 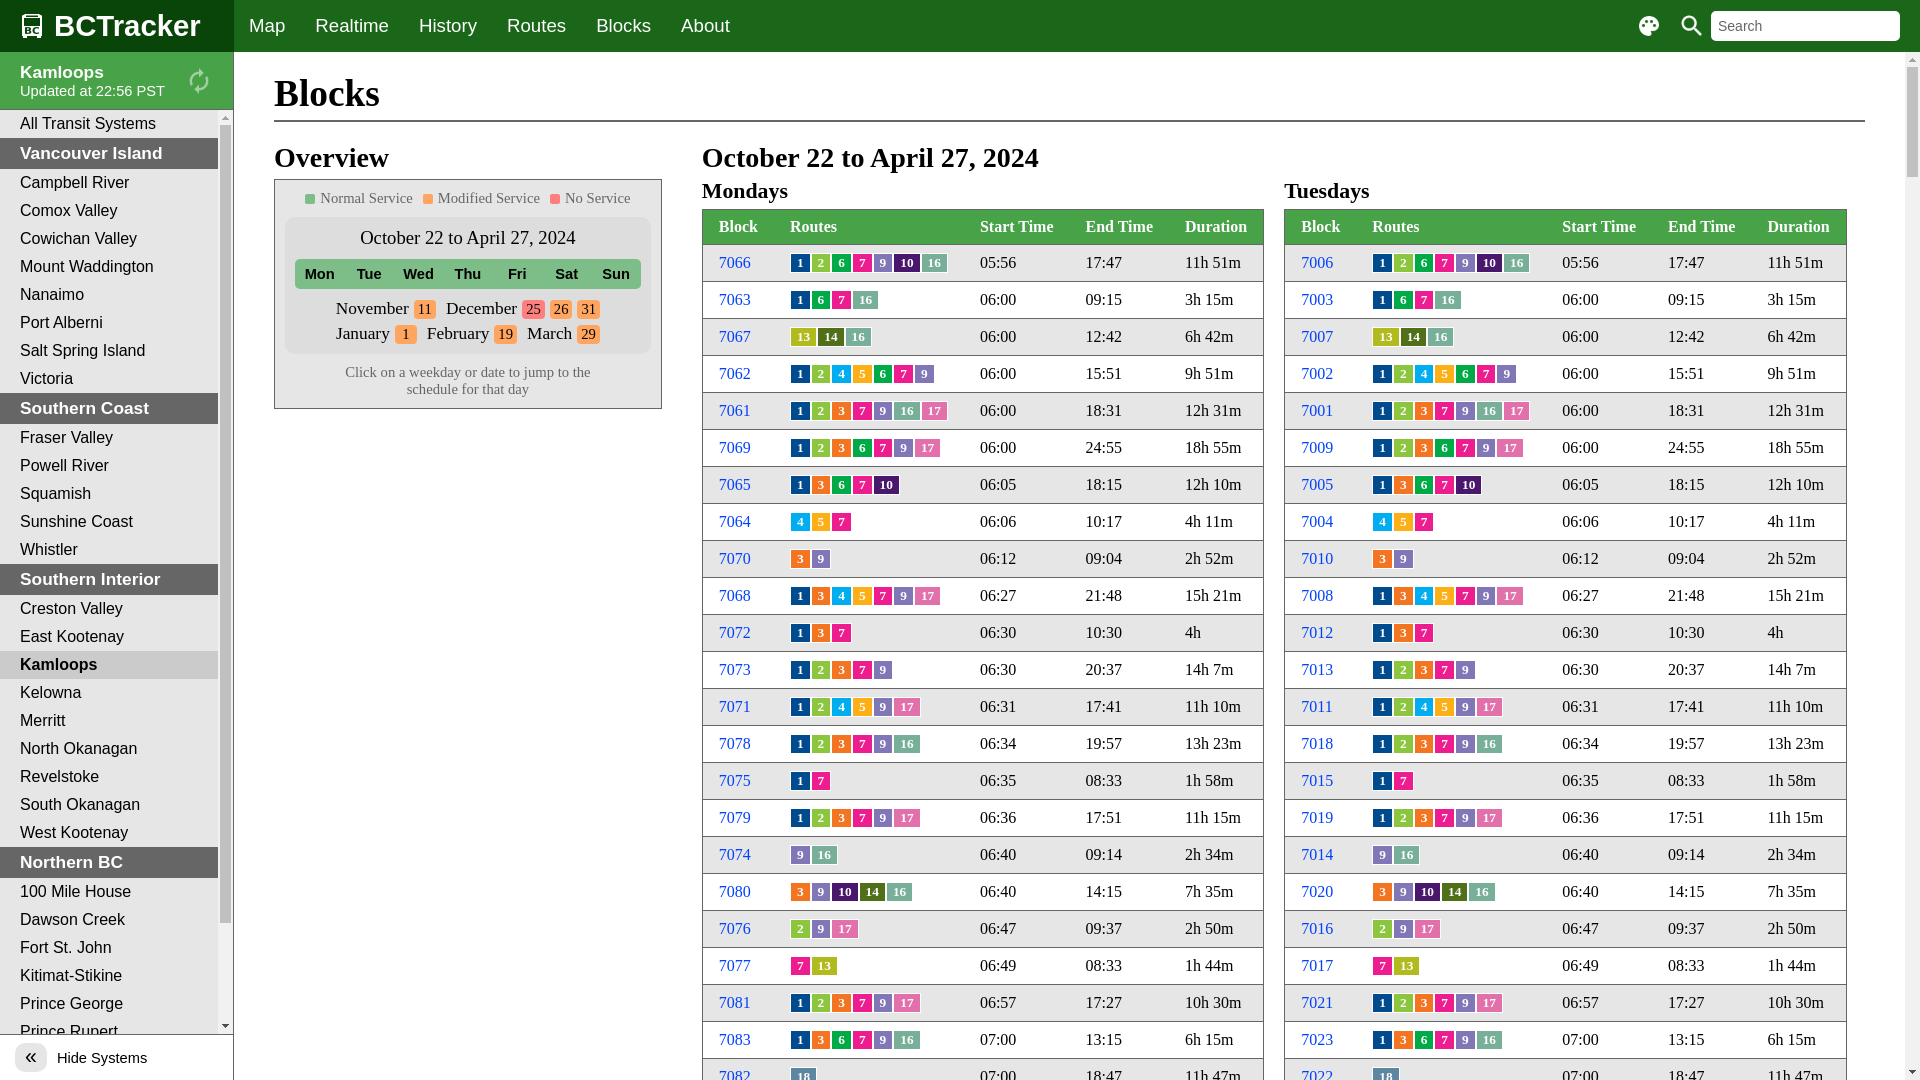 I want to click on '5', so click(x=862, y=374).